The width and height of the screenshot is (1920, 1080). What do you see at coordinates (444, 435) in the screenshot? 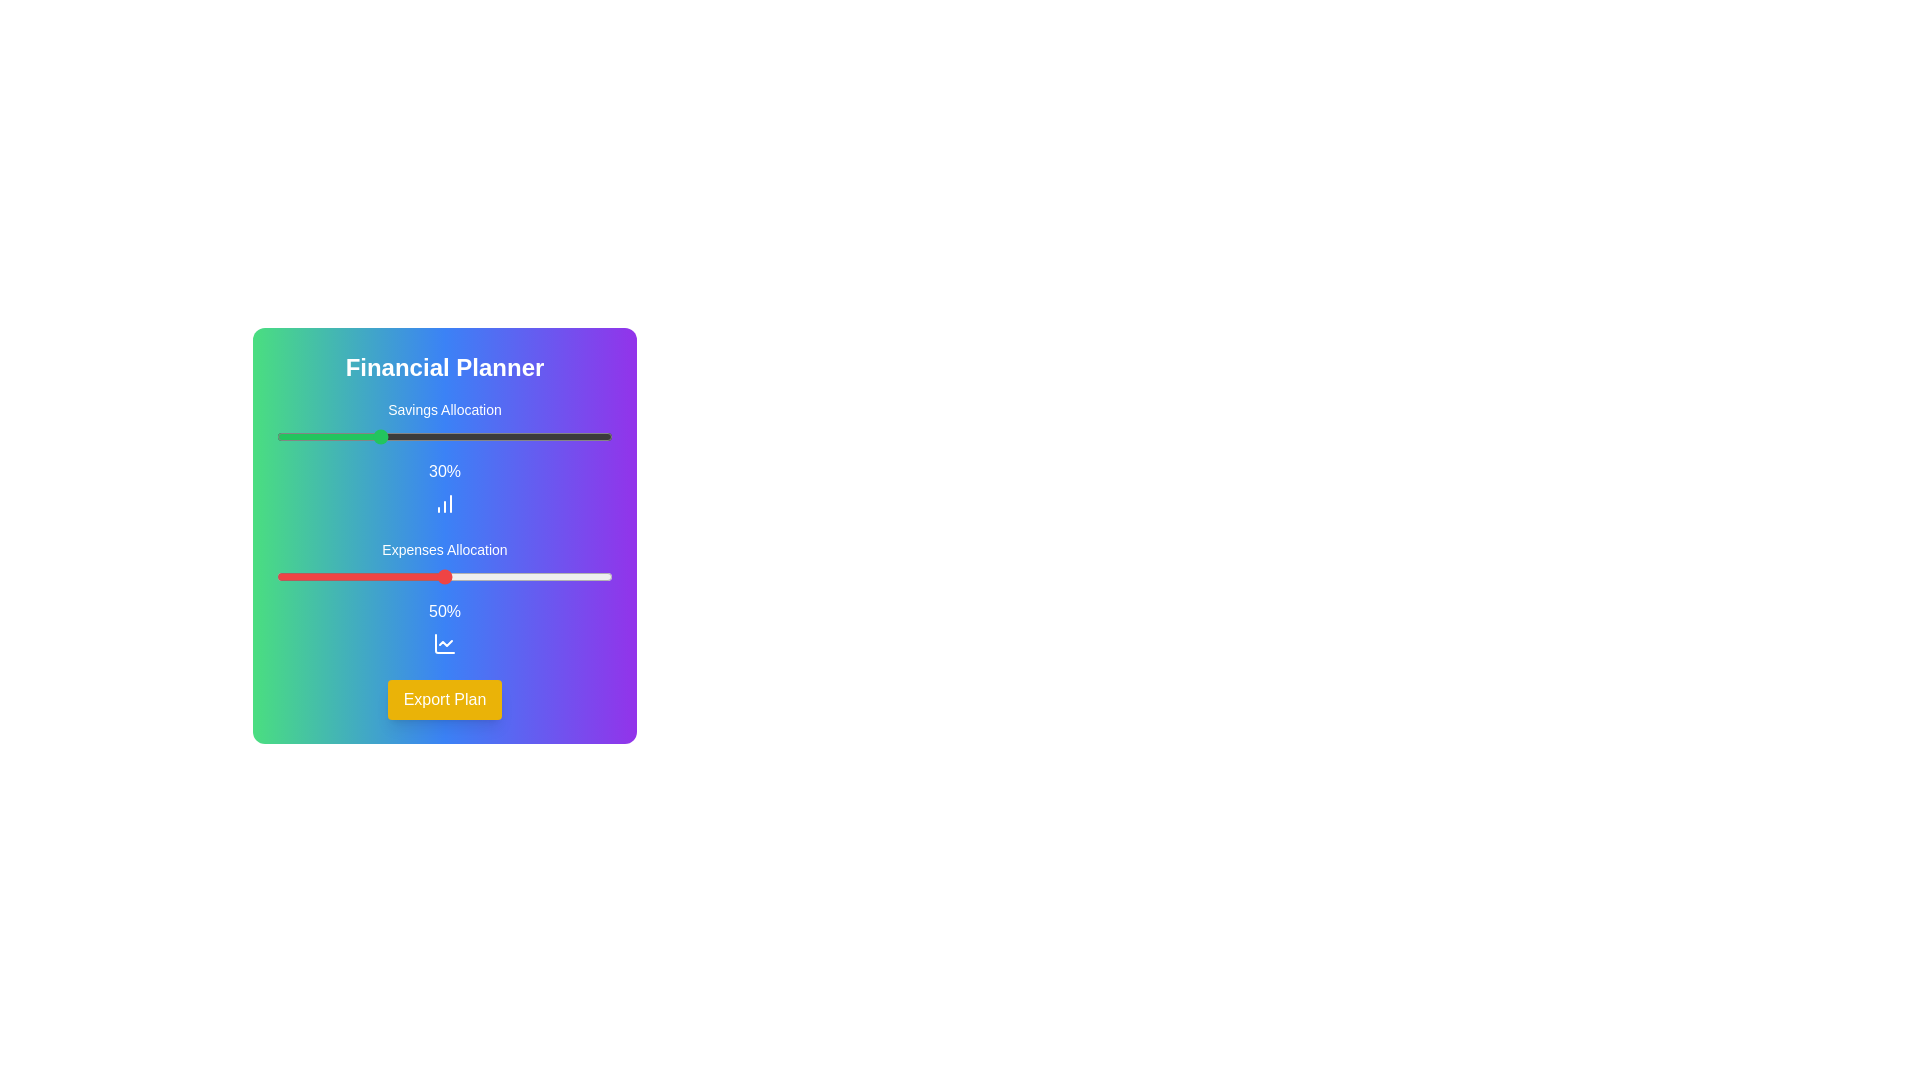
I see `the horizontal range slider with a green accent located below the label 'Savings Allocation' and positioned at approximately 30% of its total range` at bounding box center [444, 435].